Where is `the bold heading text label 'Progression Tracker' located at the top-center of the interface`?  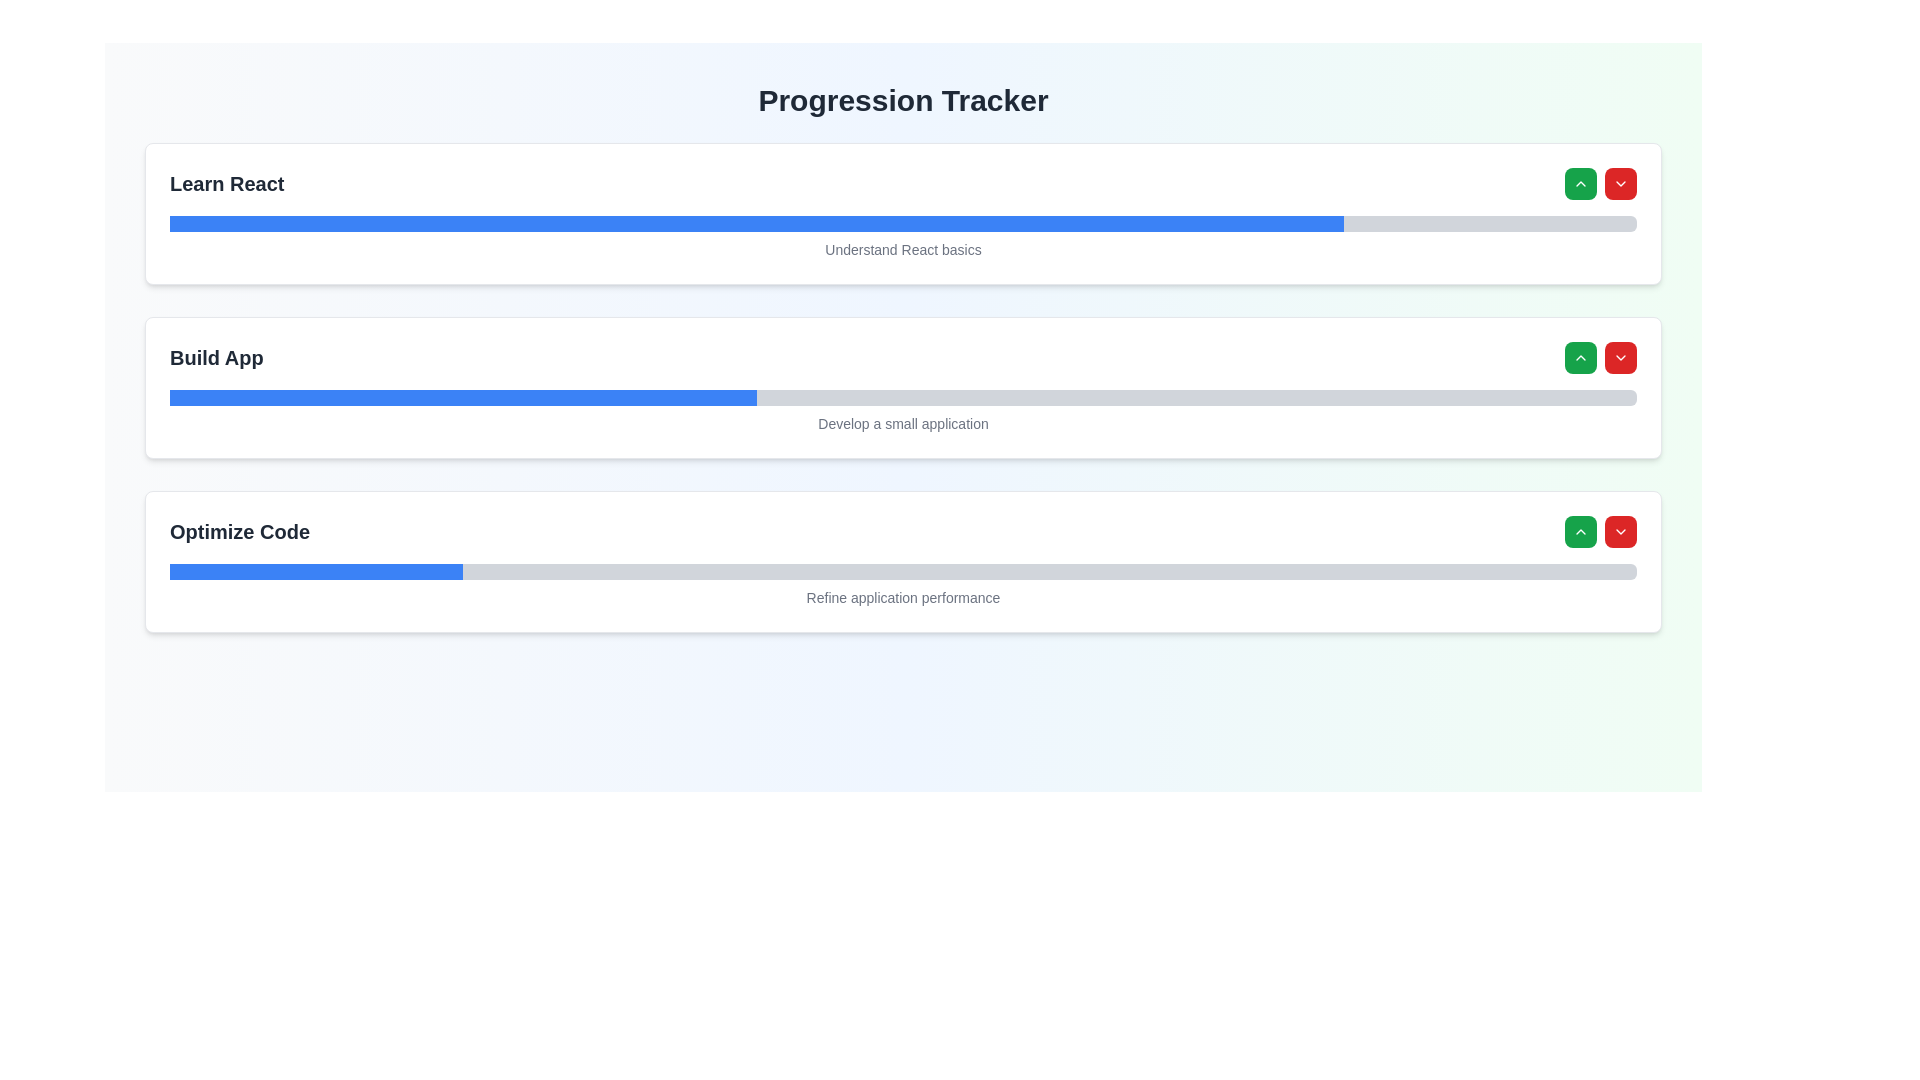
the bold heading text label 'Progression Tracker' located at the top-center of the interface is located at coordinates (902, 100).